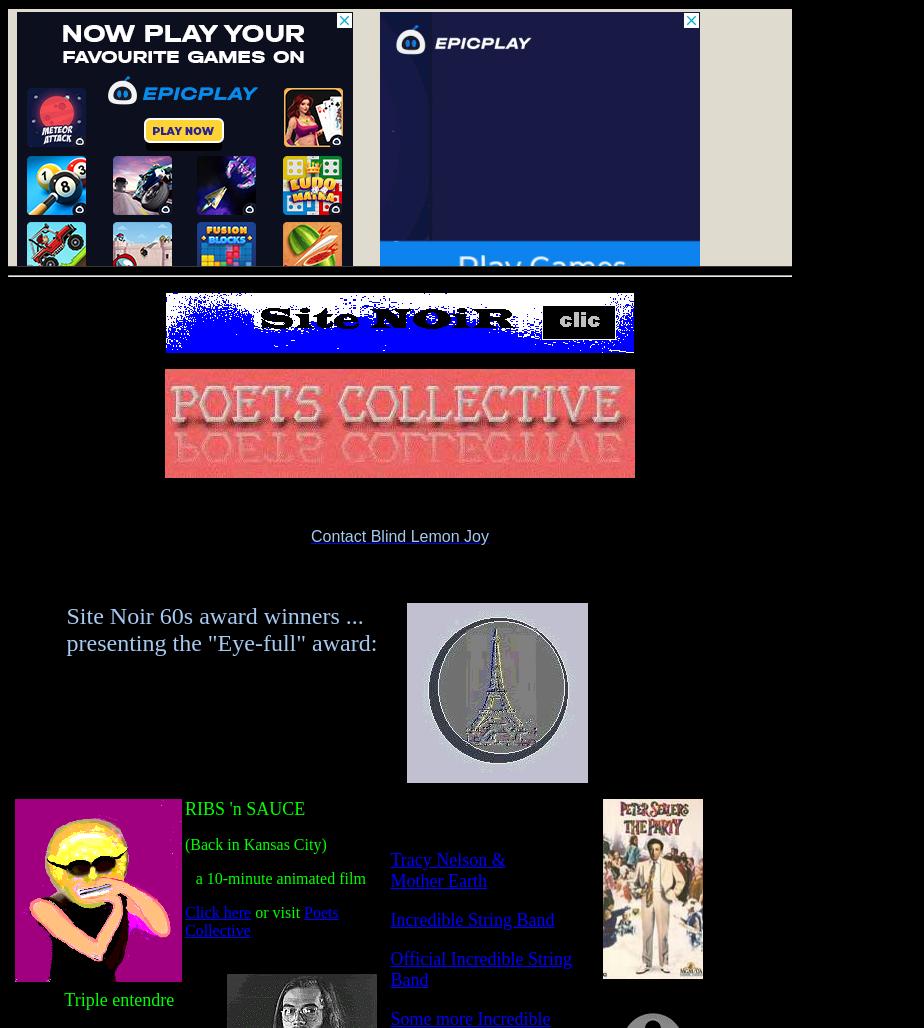 The image size is (924, 1028). Describe the element at coordinates (245, 809) in the screenshot. I see `'RIBS 'n SAUCE'` at that location.